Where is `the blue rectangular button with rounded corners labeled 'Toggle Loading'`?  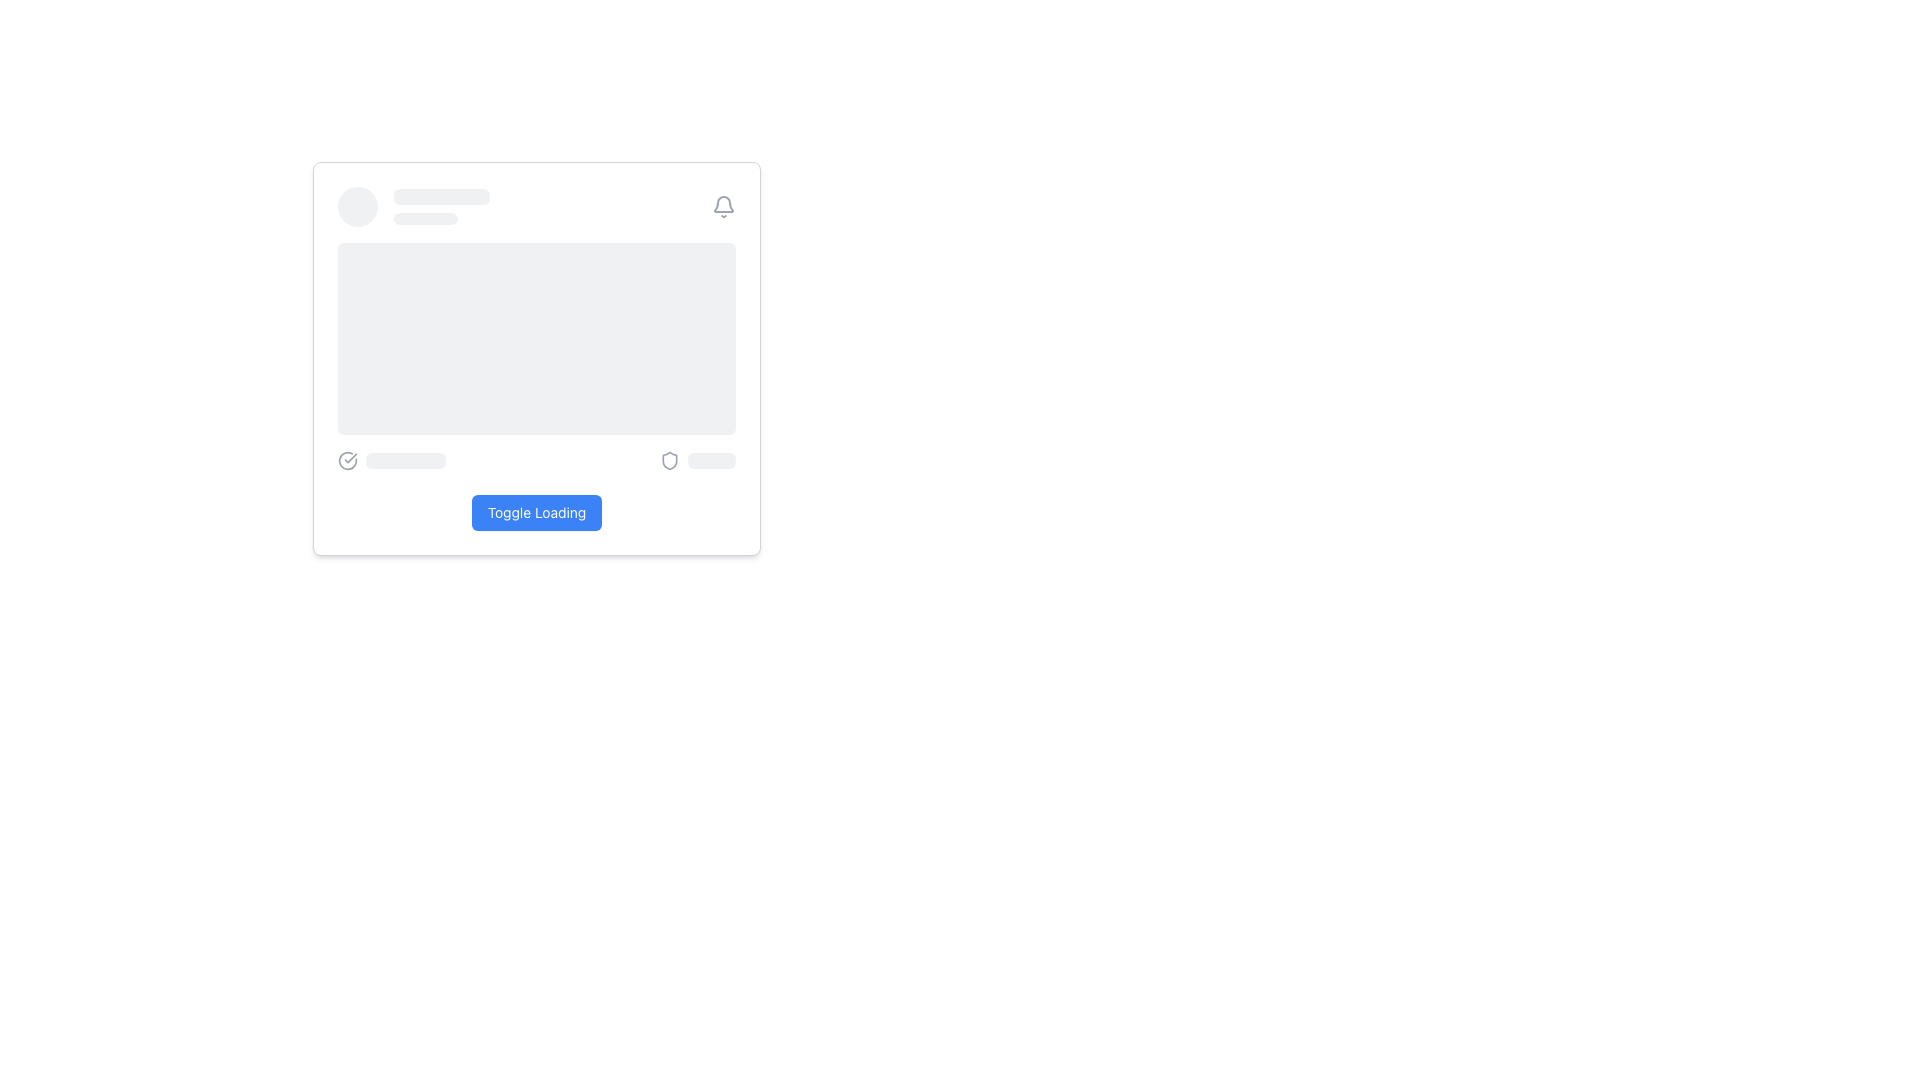 the blue rectangular button with rounded corners labeled 'Toggle Loading' is located at coordinates (537, 512).